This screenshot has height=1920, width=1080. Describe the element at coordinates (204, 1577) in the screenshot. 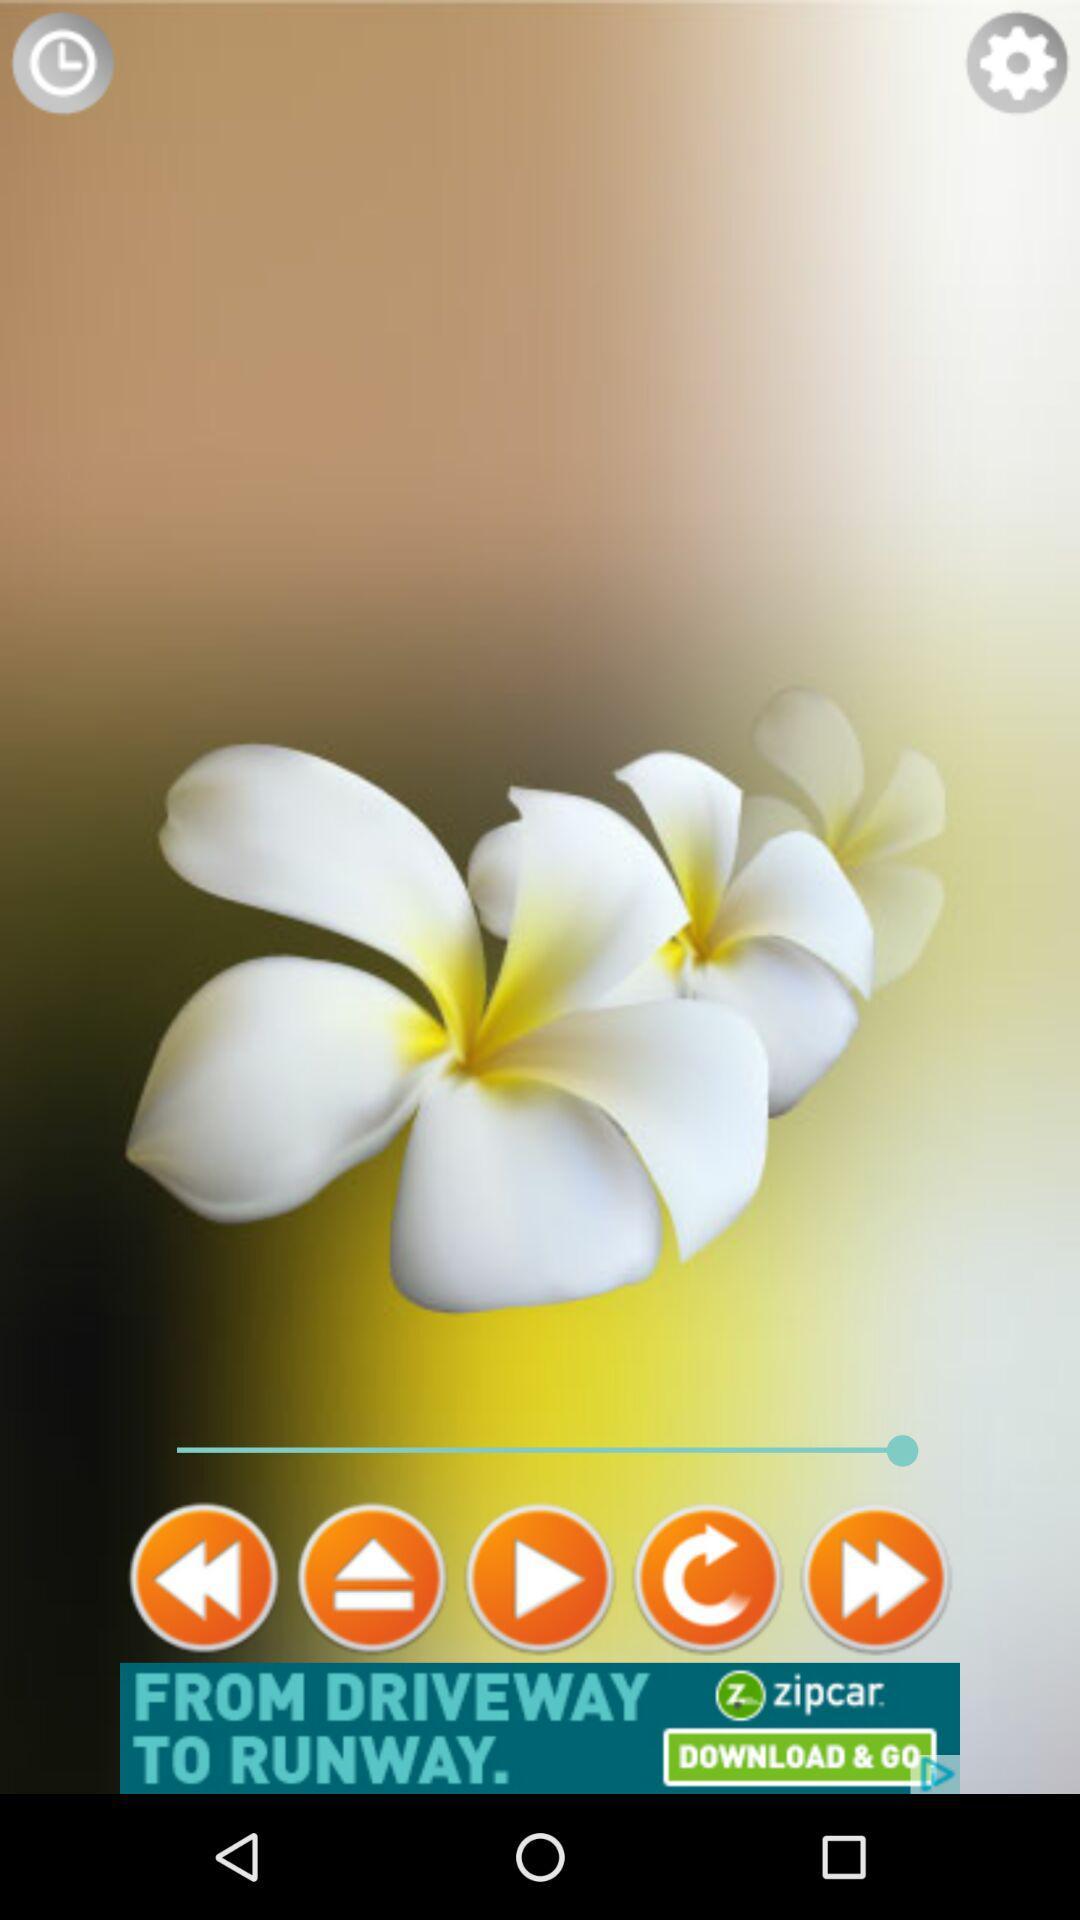

I see `good` at that location.